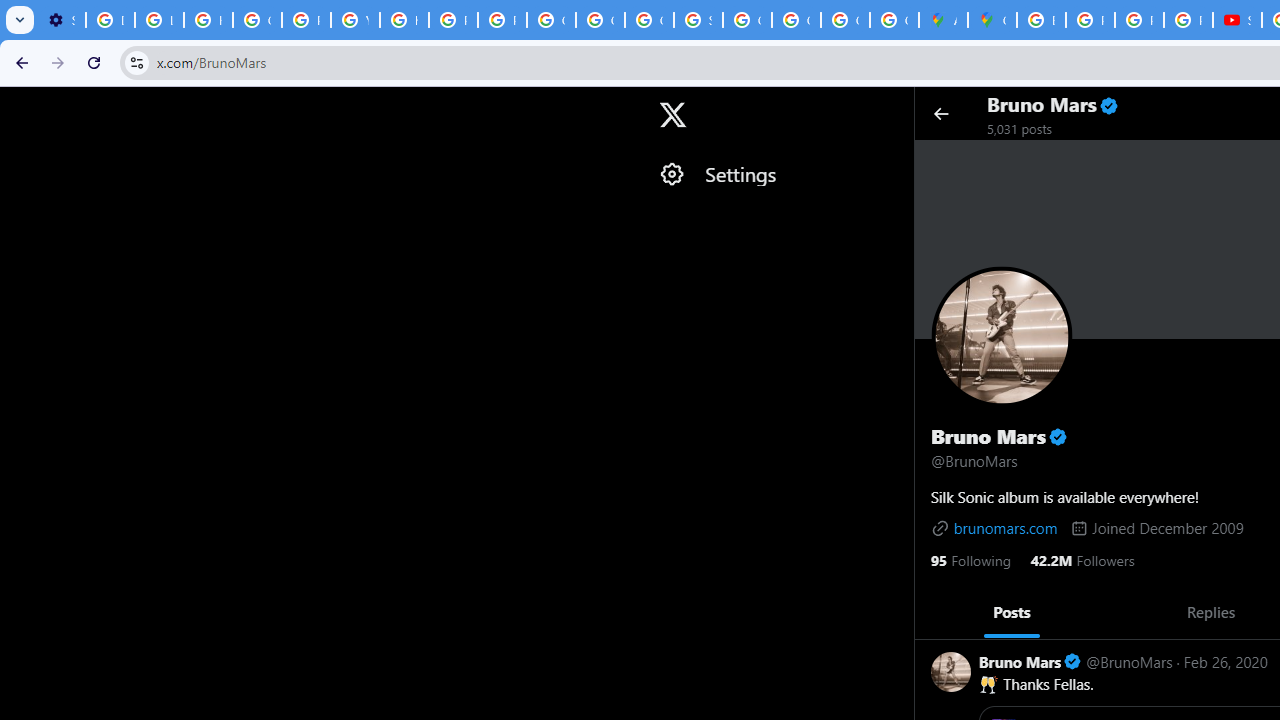  I want to click on 'View site information', so click(135, 61).